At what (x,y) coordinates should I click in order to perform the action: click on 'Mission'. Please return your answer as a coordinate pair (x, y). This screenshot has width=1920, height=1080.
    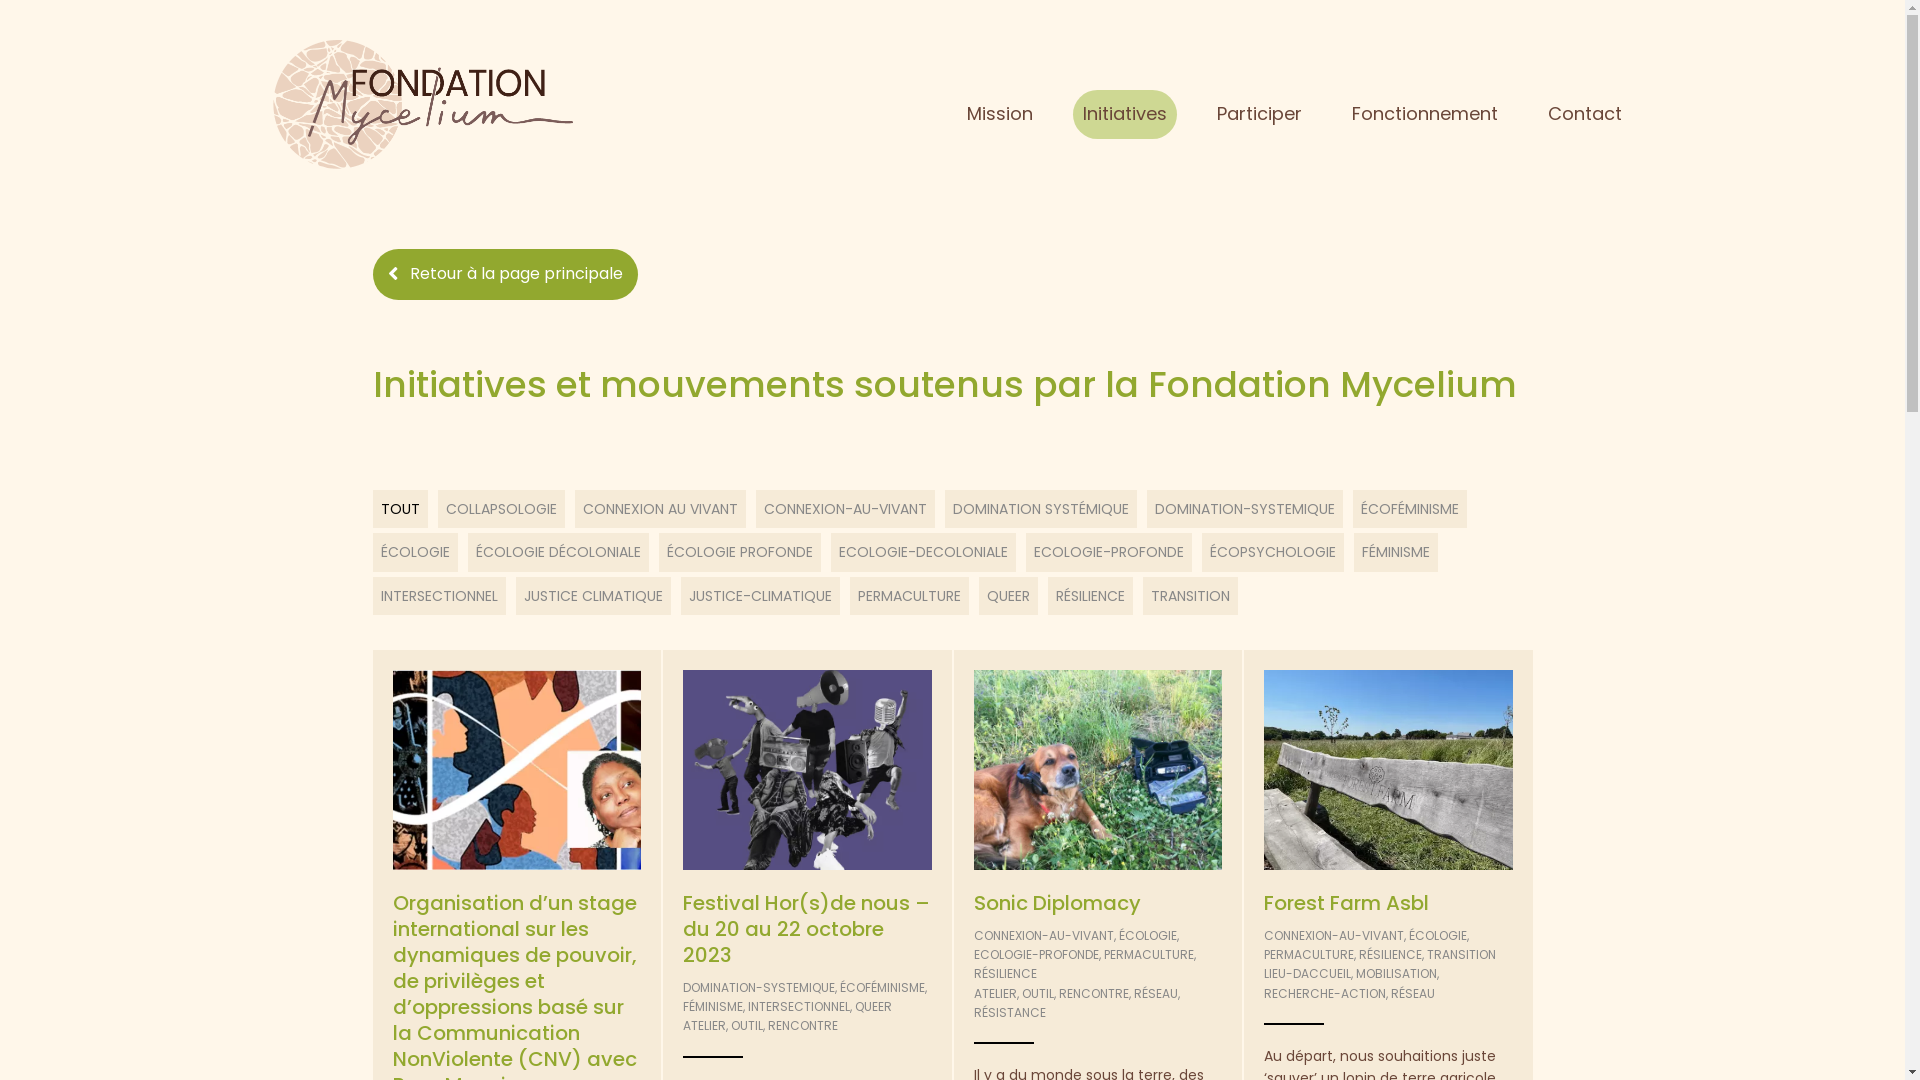
    Looking at the image, I should click on (999, 114).